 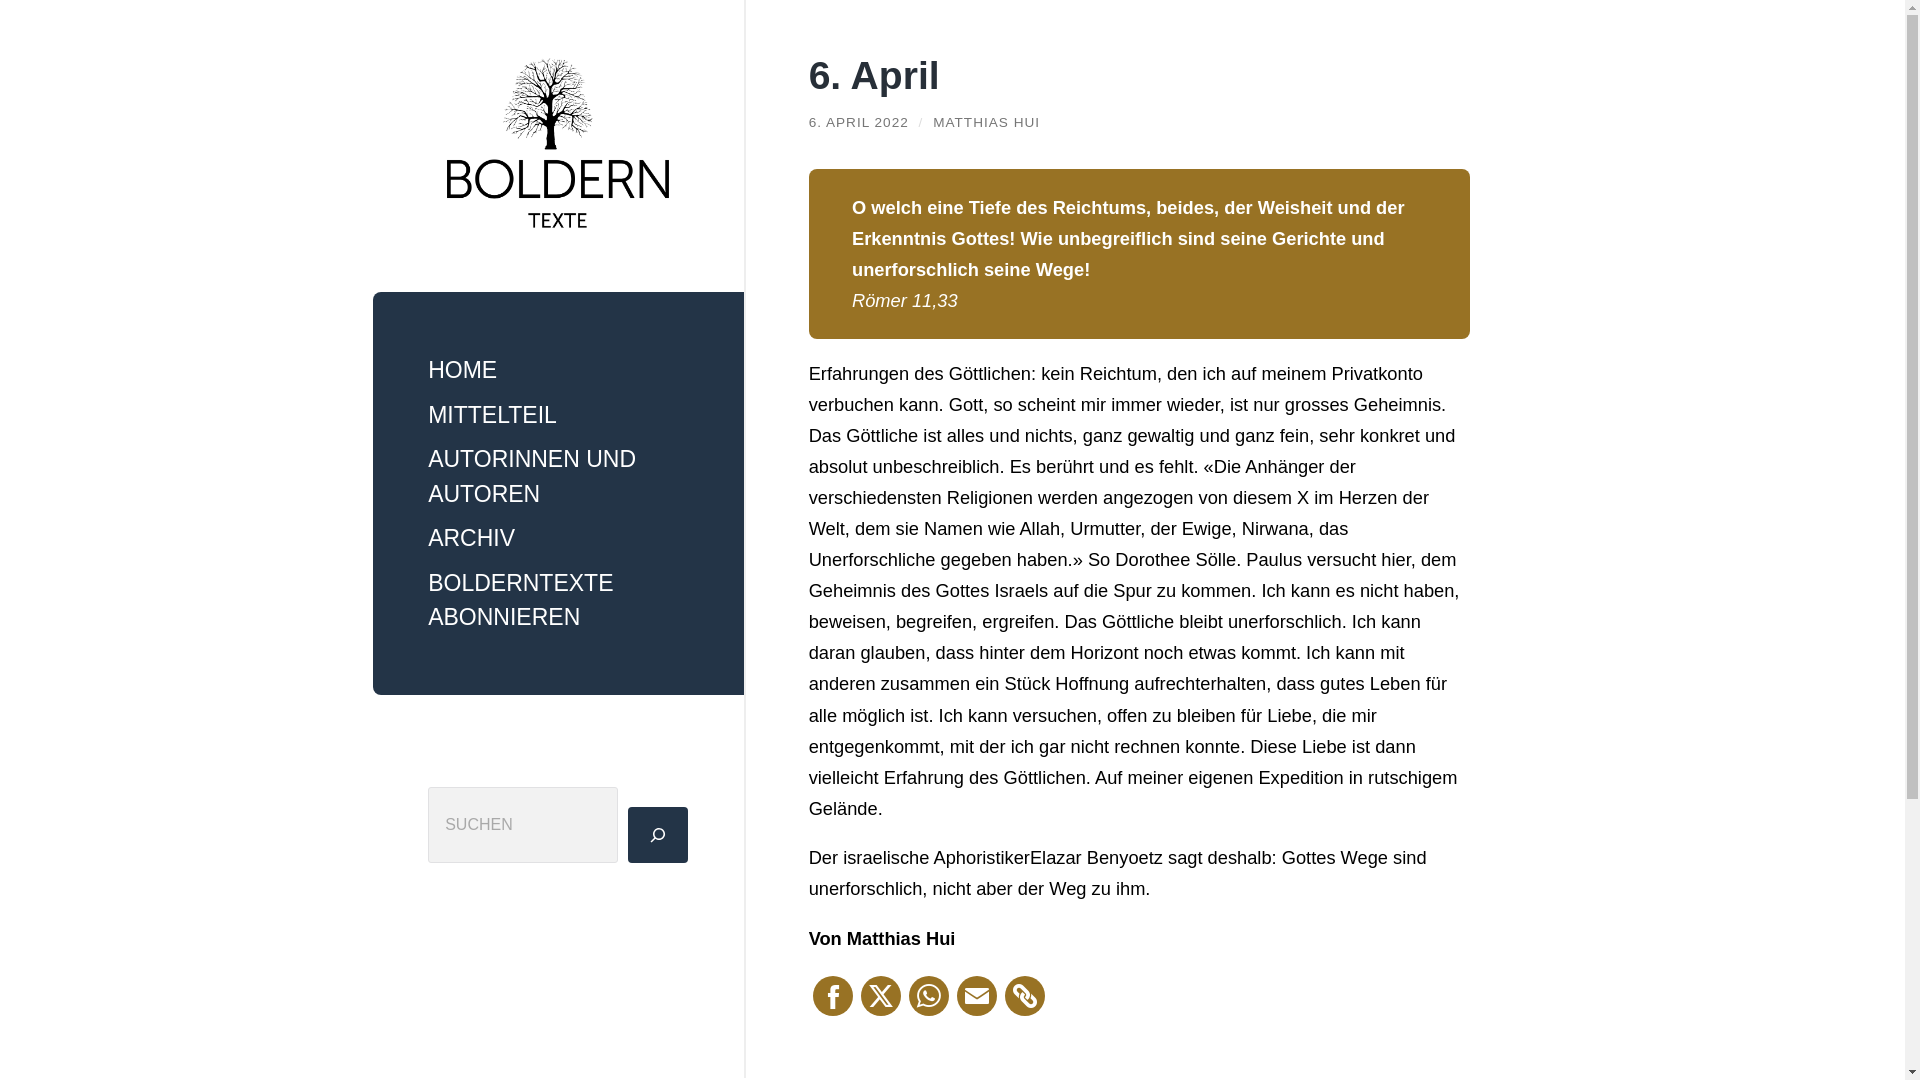 What do you see at coordinates (426, 414) in the screenshot?
I see `'MITTELTEIL'` at bounding box center [426, 414].